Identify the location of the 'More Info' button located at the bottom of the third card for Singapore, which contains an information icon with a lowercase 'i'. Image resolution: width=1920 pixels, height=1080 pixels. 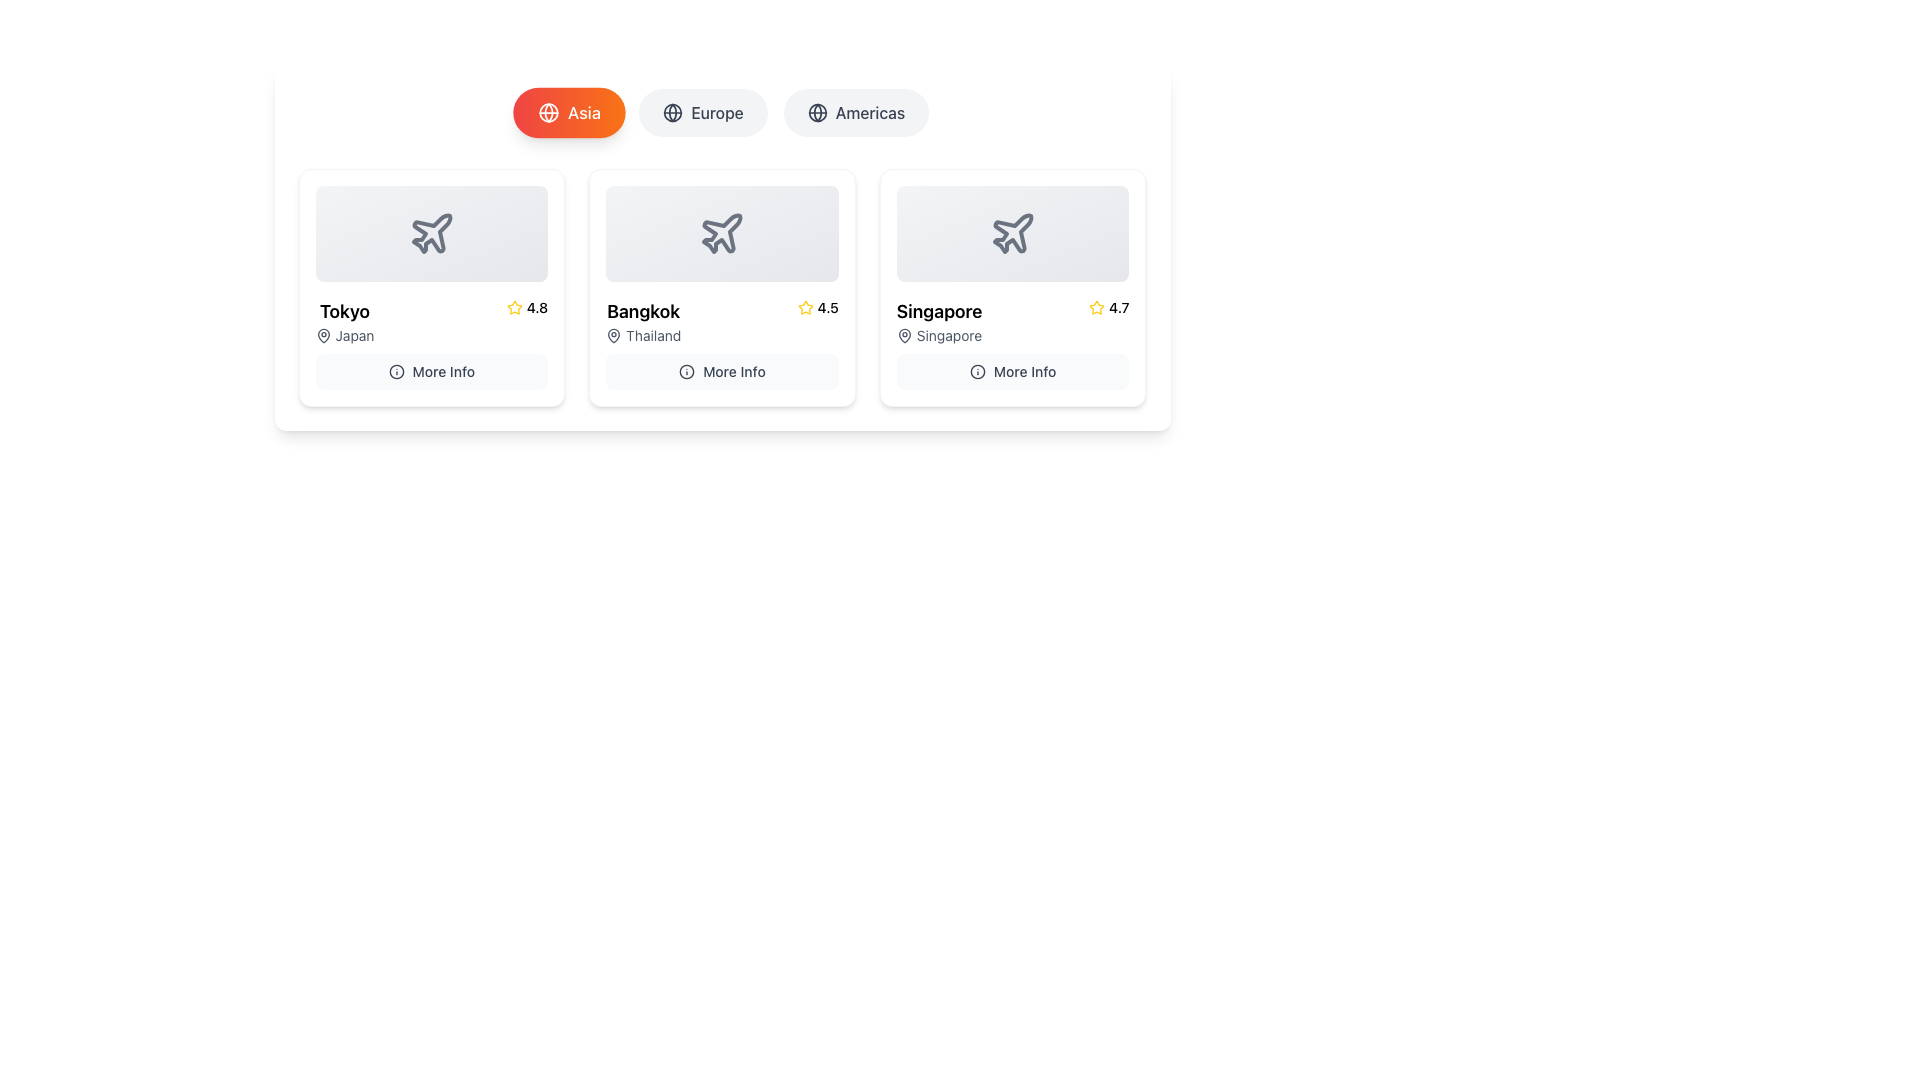
(977, 371).